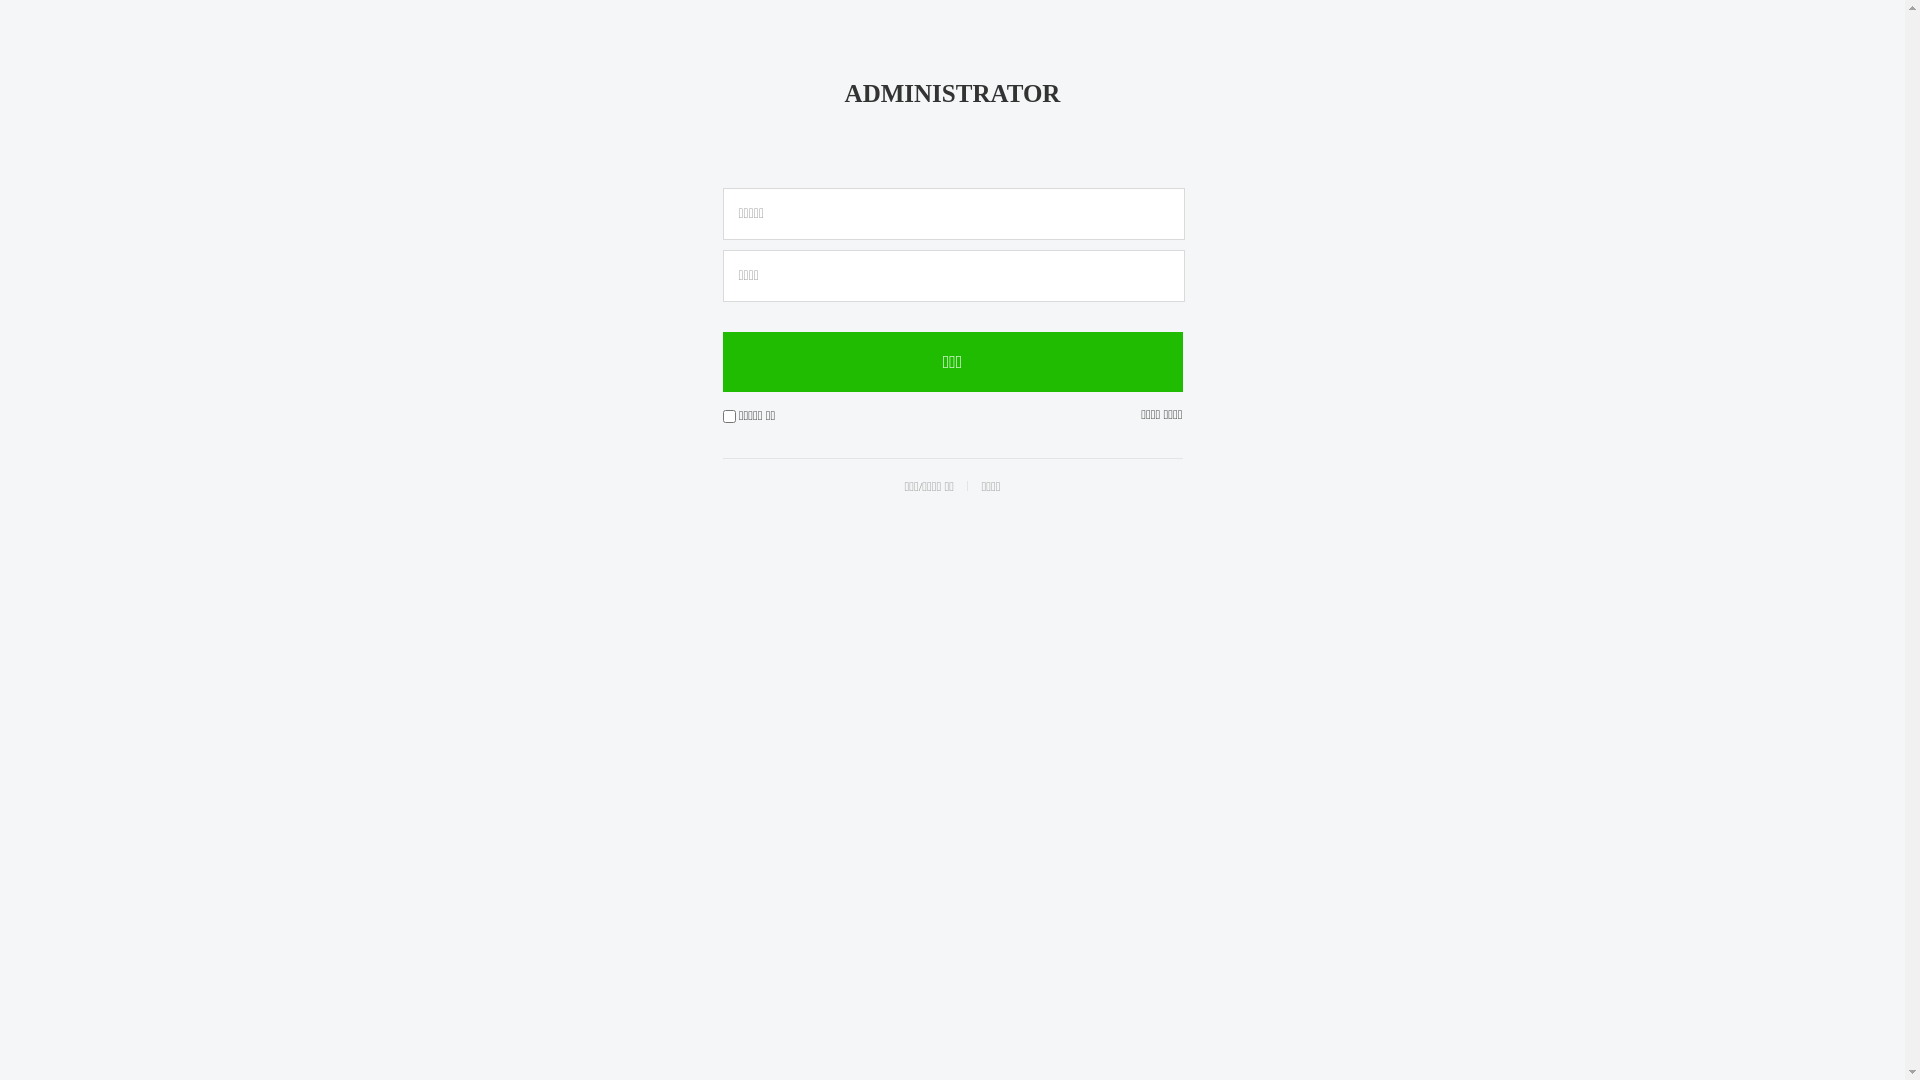 Image resolution: width=1920 pixels, height=1080 pixels. What do you see at coordinates (952, 93) in the screenshot?
I see `'ADMINISTRATOR'` at bounding box center [952, 93].